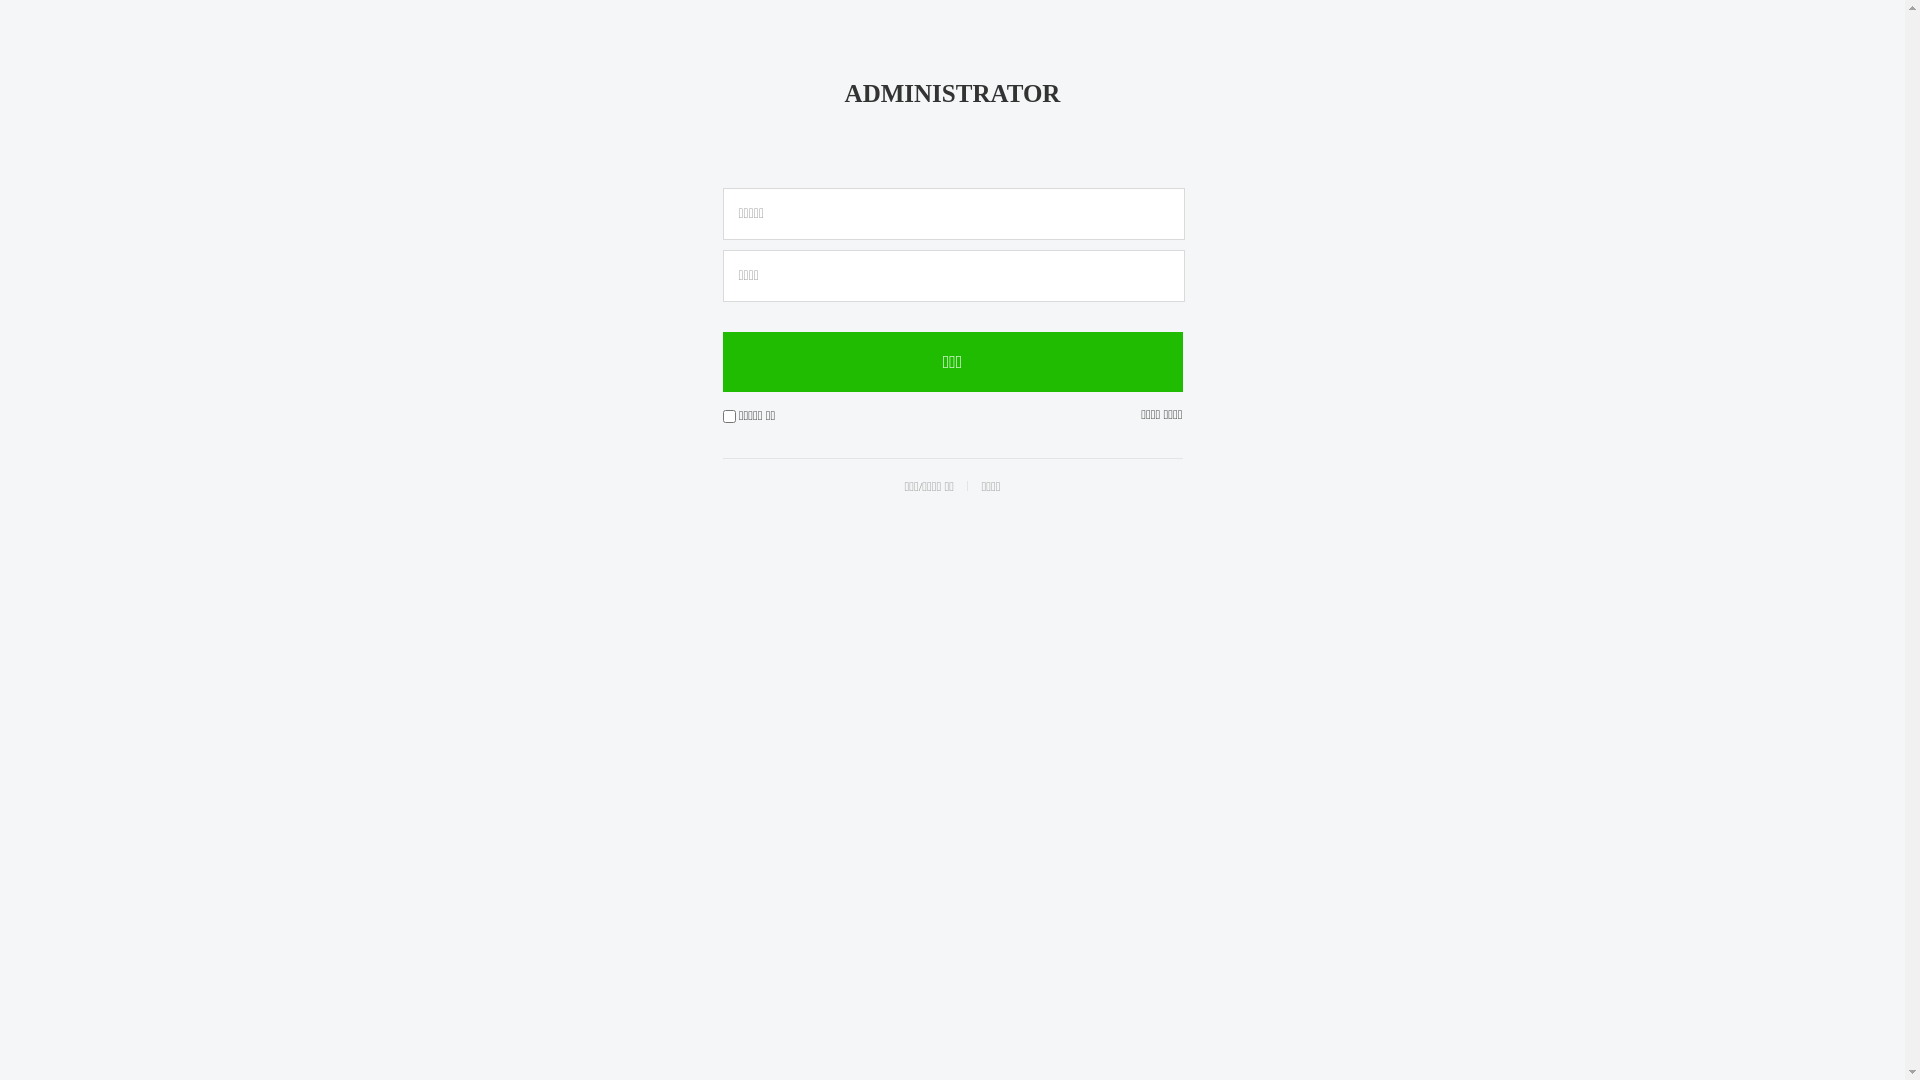 Image resolution: width=1920 pixels, height=1080 pixels. What do you see at coordinates (952, 93) in the screenshot?
I see `'ADMINISTRATOR'` at bounding box center [952, 93].